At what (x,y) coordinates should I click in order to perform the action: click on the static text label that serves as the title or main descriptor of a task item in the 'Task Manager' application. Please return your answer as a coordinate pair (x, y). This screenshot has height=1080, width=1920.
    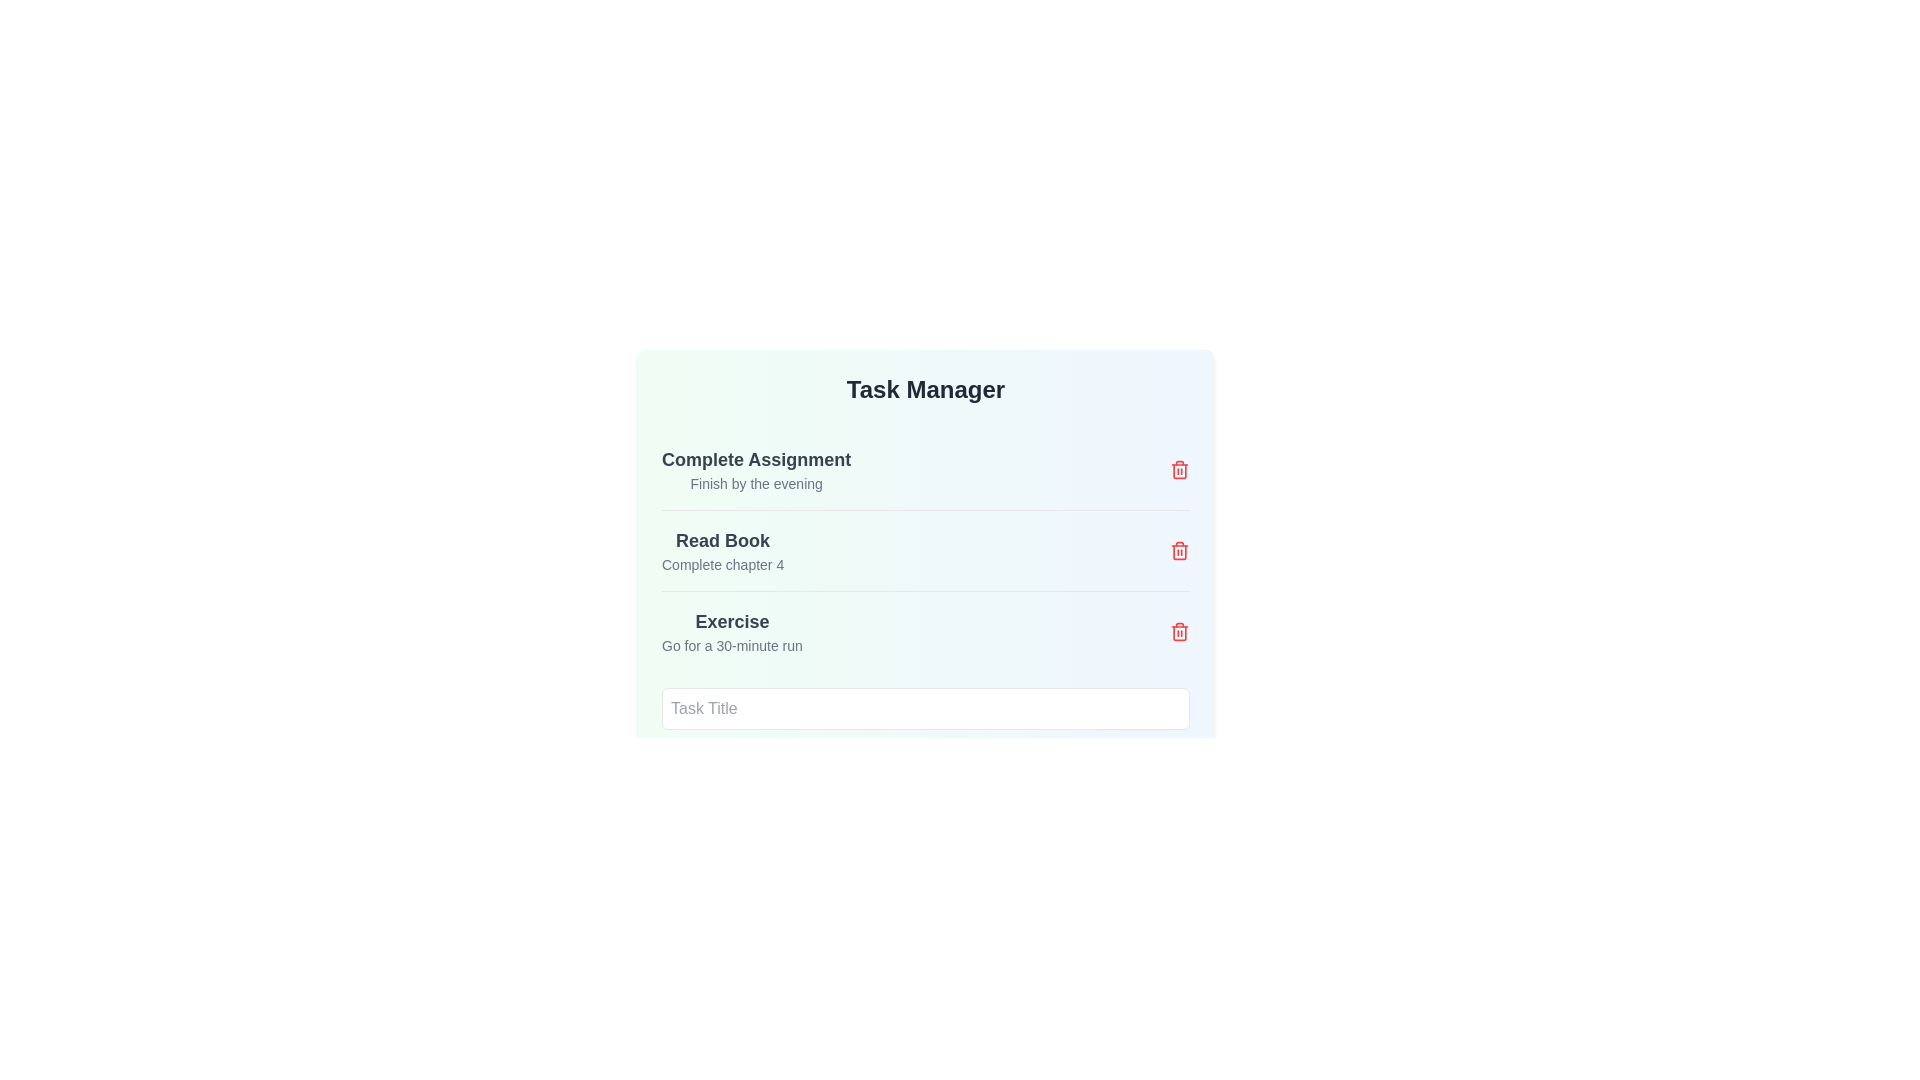
    Looking at the image, I should click on (731, 620).